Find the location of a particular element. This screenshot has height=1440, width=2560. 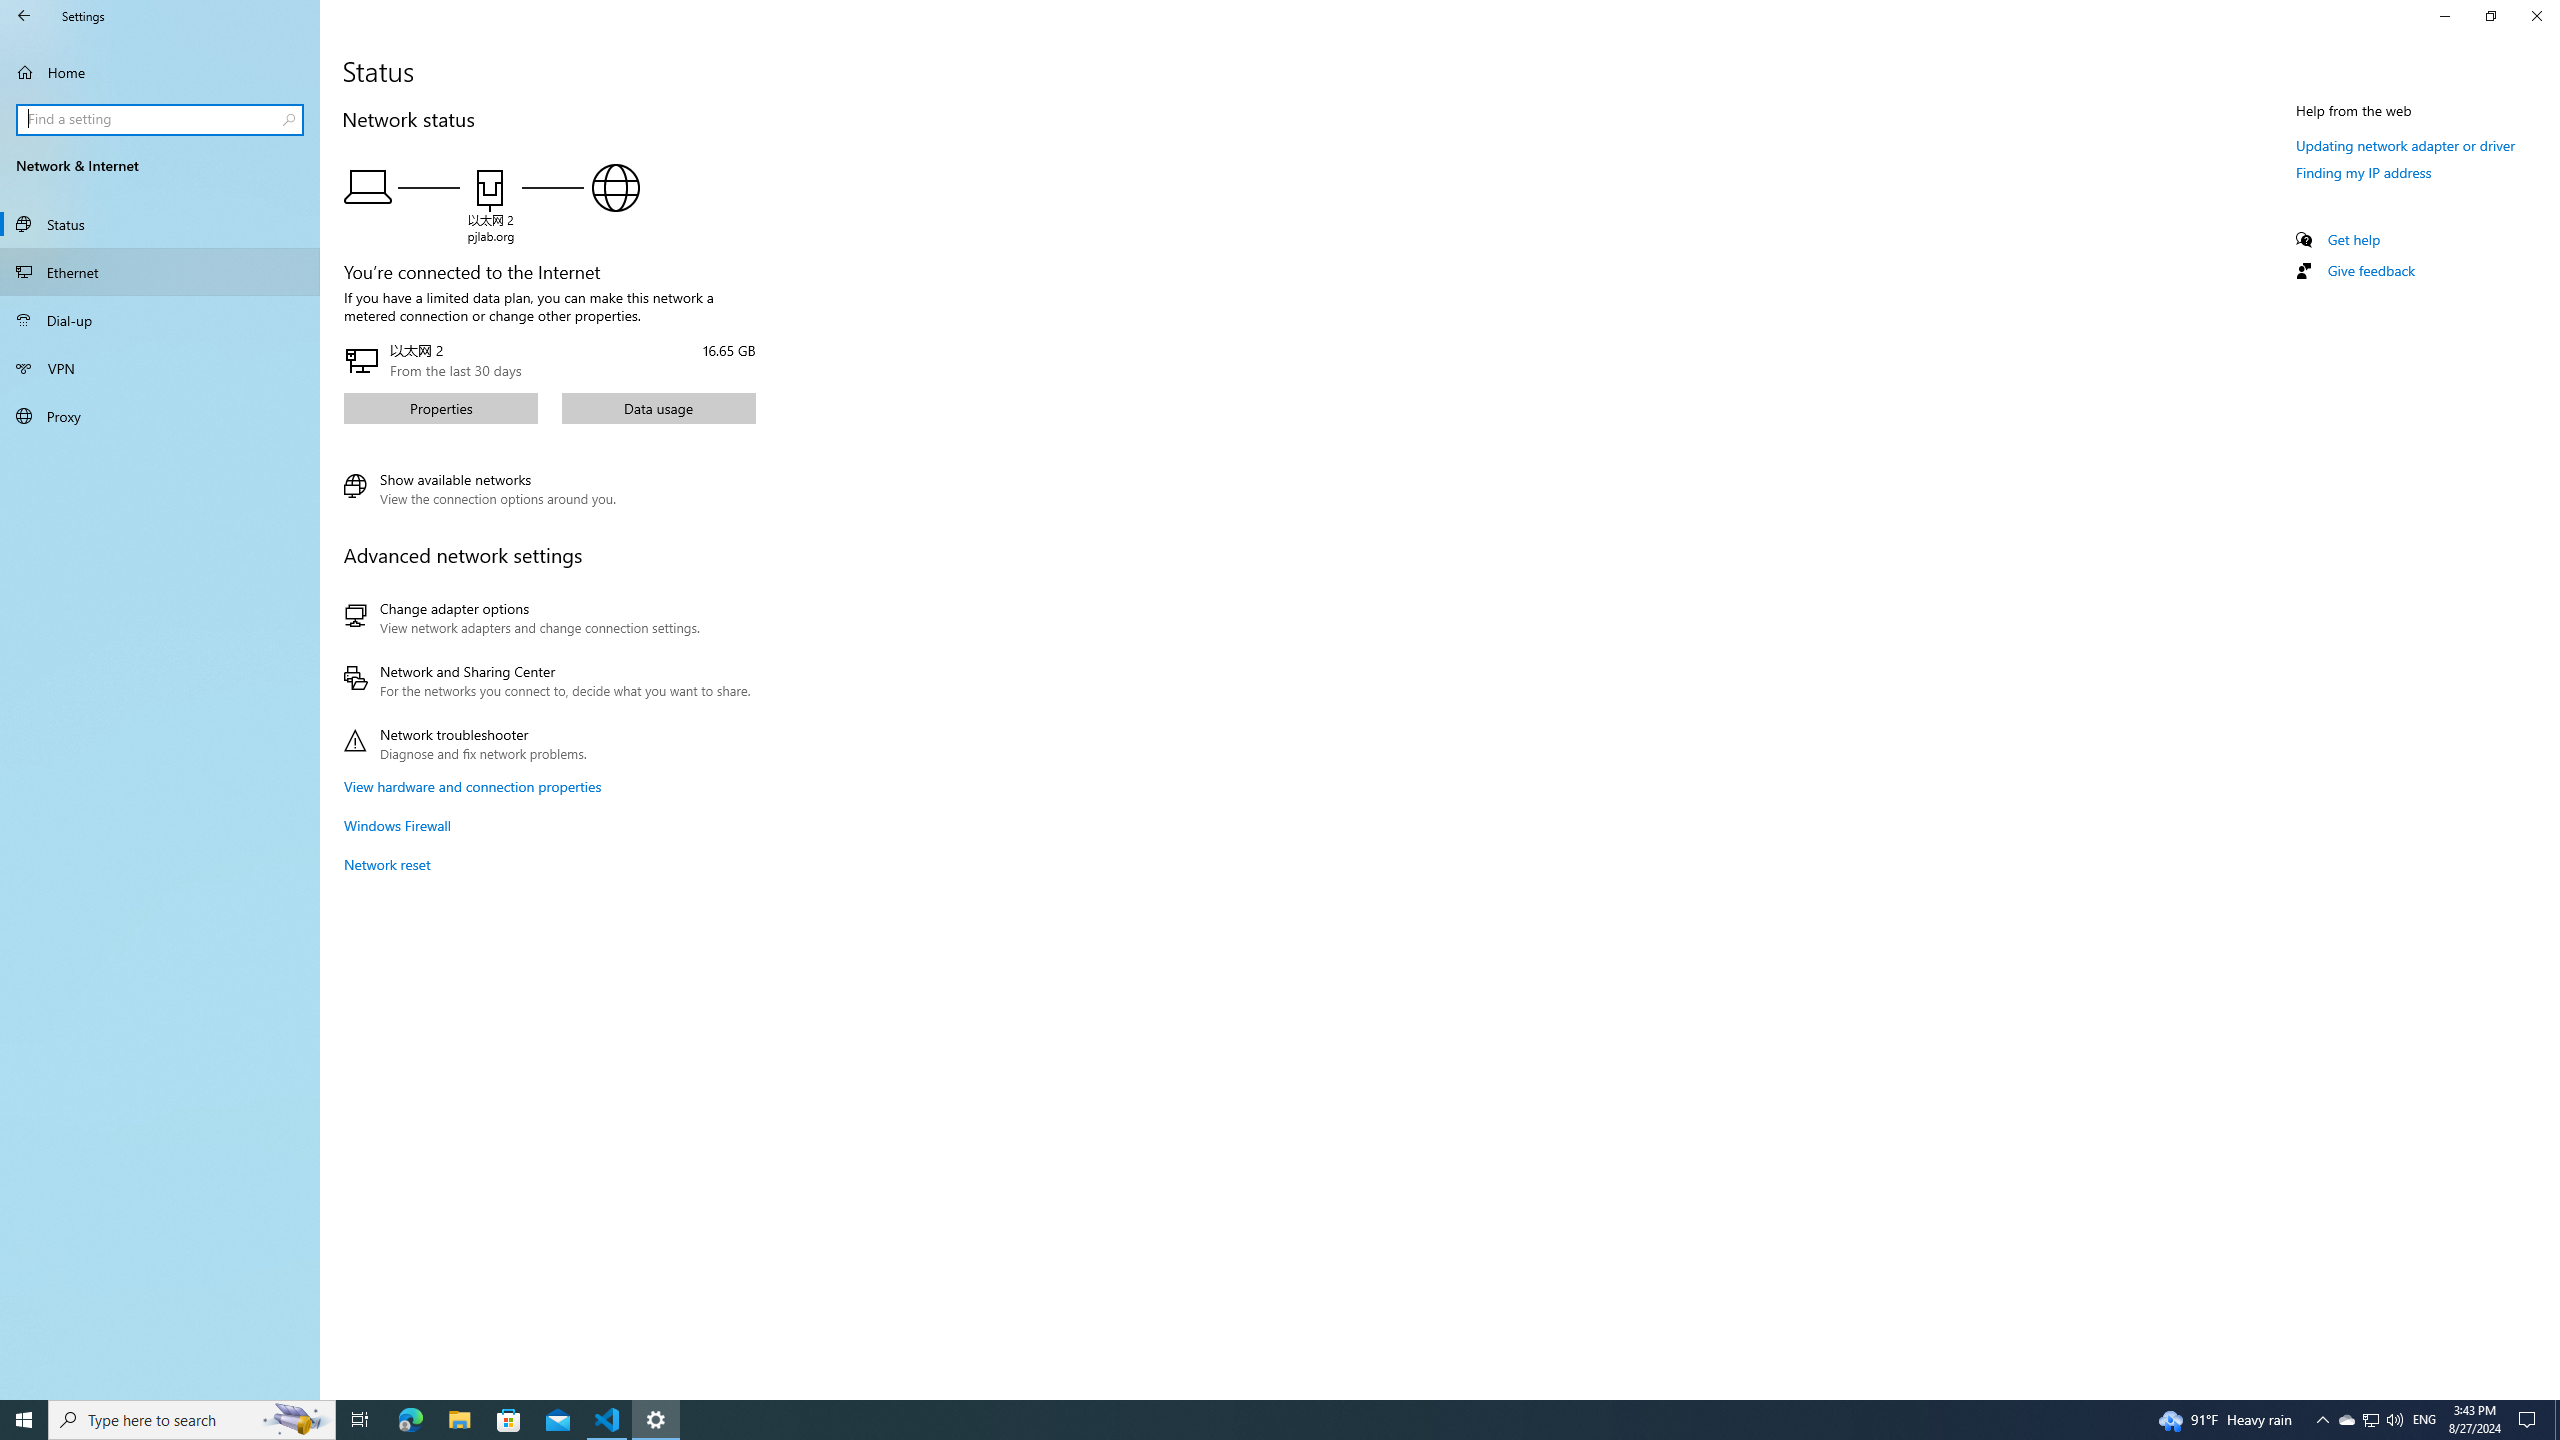

'Show available networks' is located at coordinates (480, 489).